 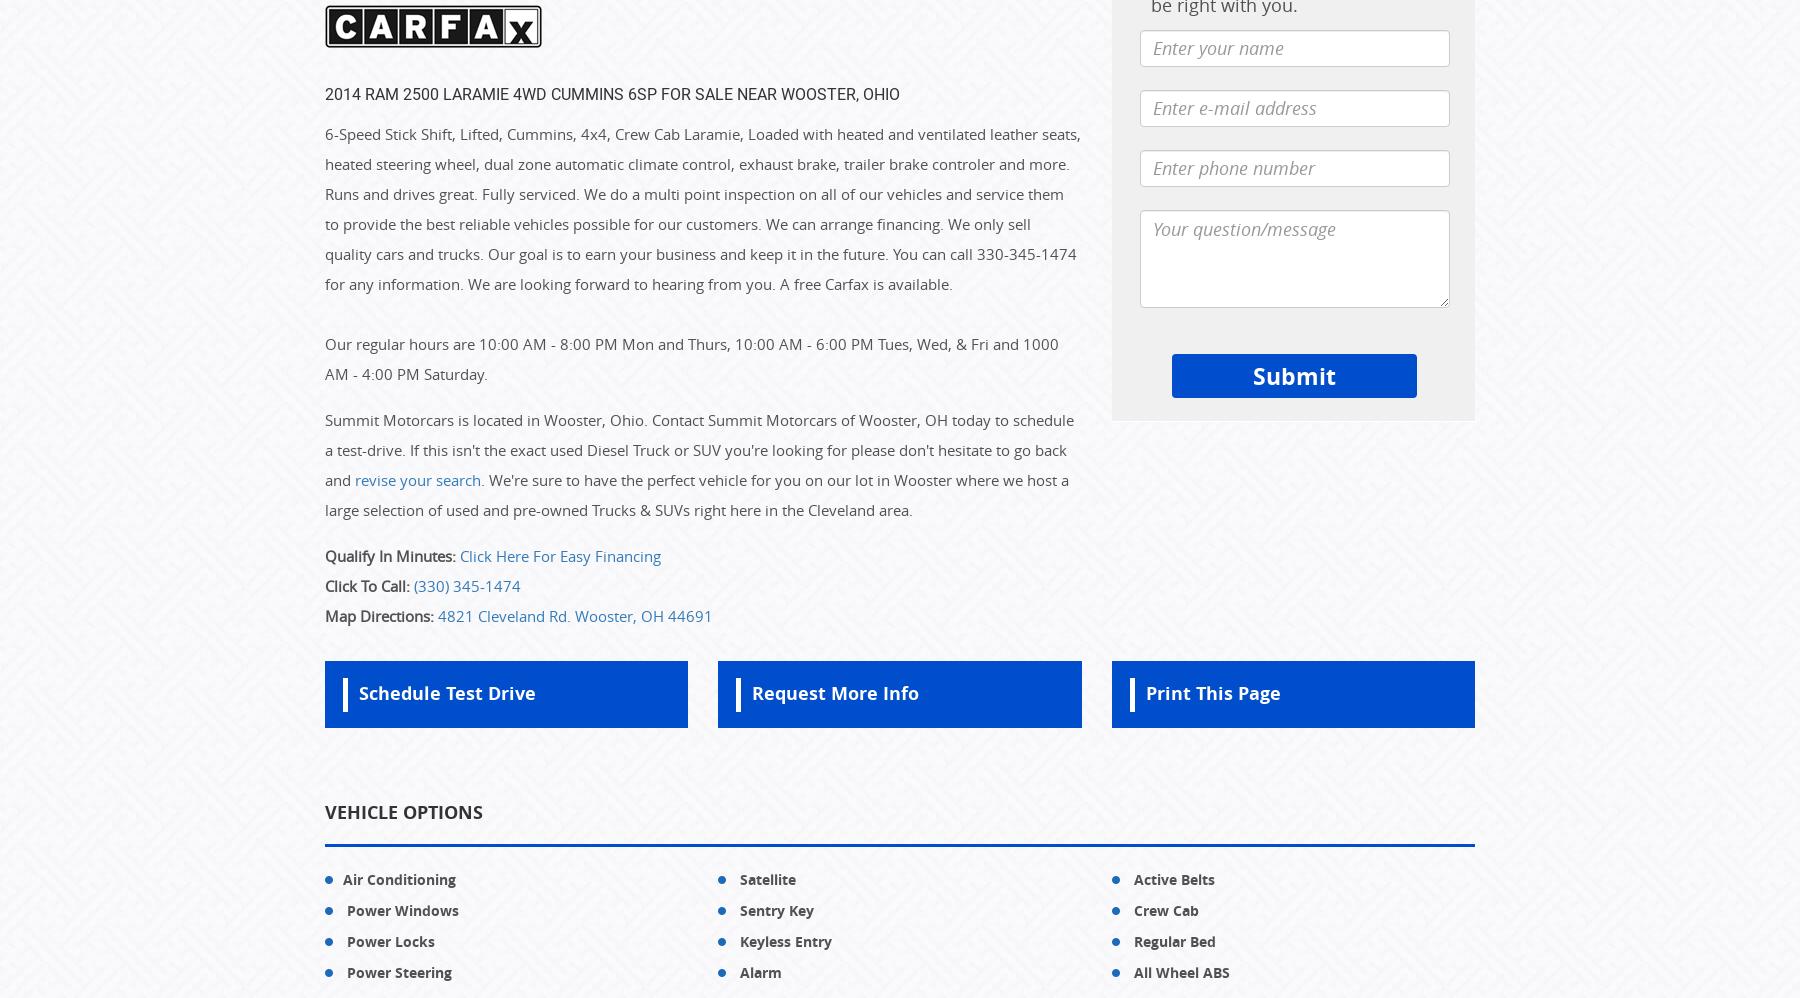 What do you see at coordinates (783, 940) in the screenshot?
I see `'Keyless Entry'` at bounding box center [783, 940].